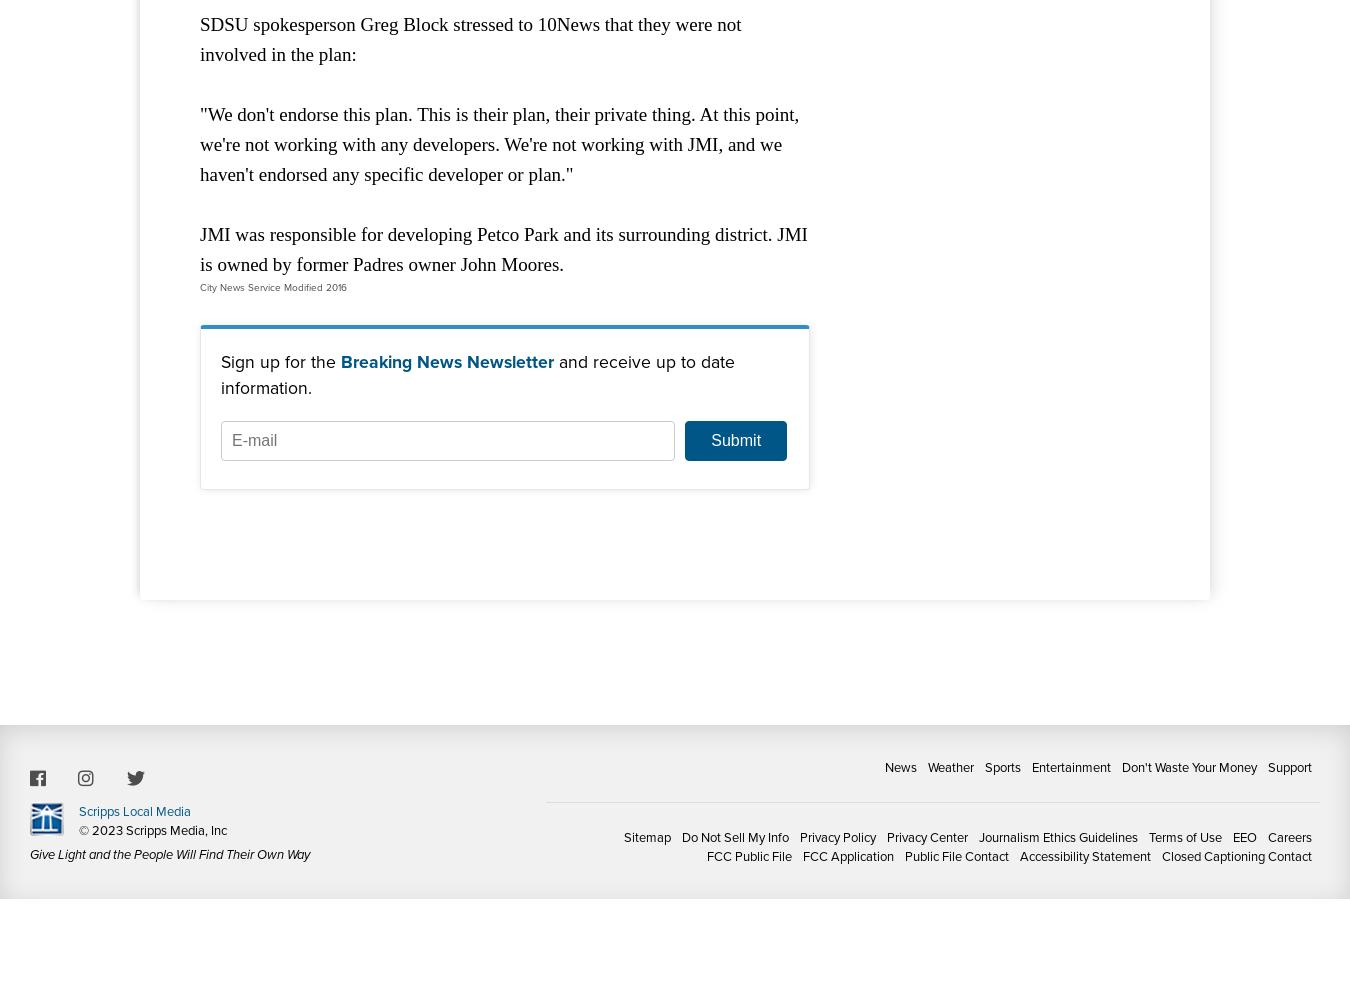 This screenshot has width=1350, height=989. I want to click on 'Scripps Local Media', so click(77, 809).